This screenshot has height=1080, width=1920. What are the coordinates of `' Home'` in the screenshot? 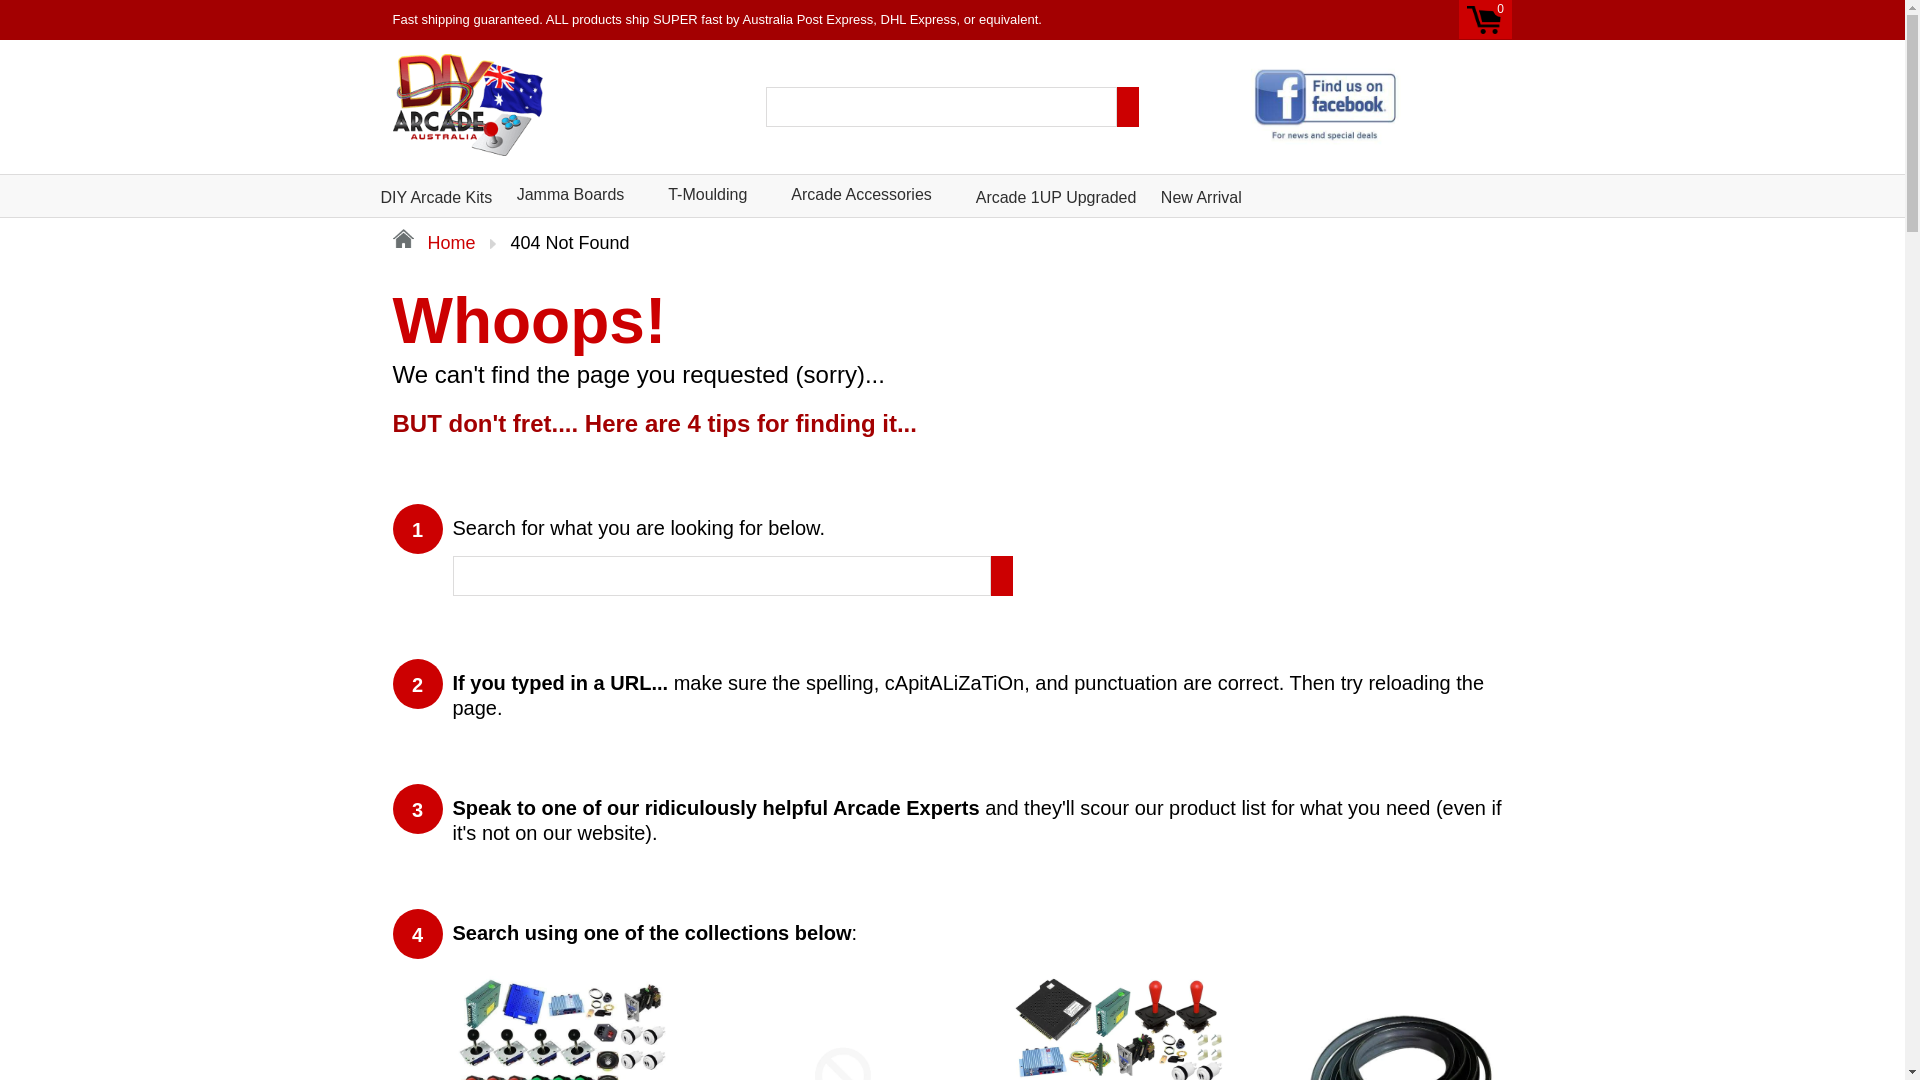 It's located at (392, 242).